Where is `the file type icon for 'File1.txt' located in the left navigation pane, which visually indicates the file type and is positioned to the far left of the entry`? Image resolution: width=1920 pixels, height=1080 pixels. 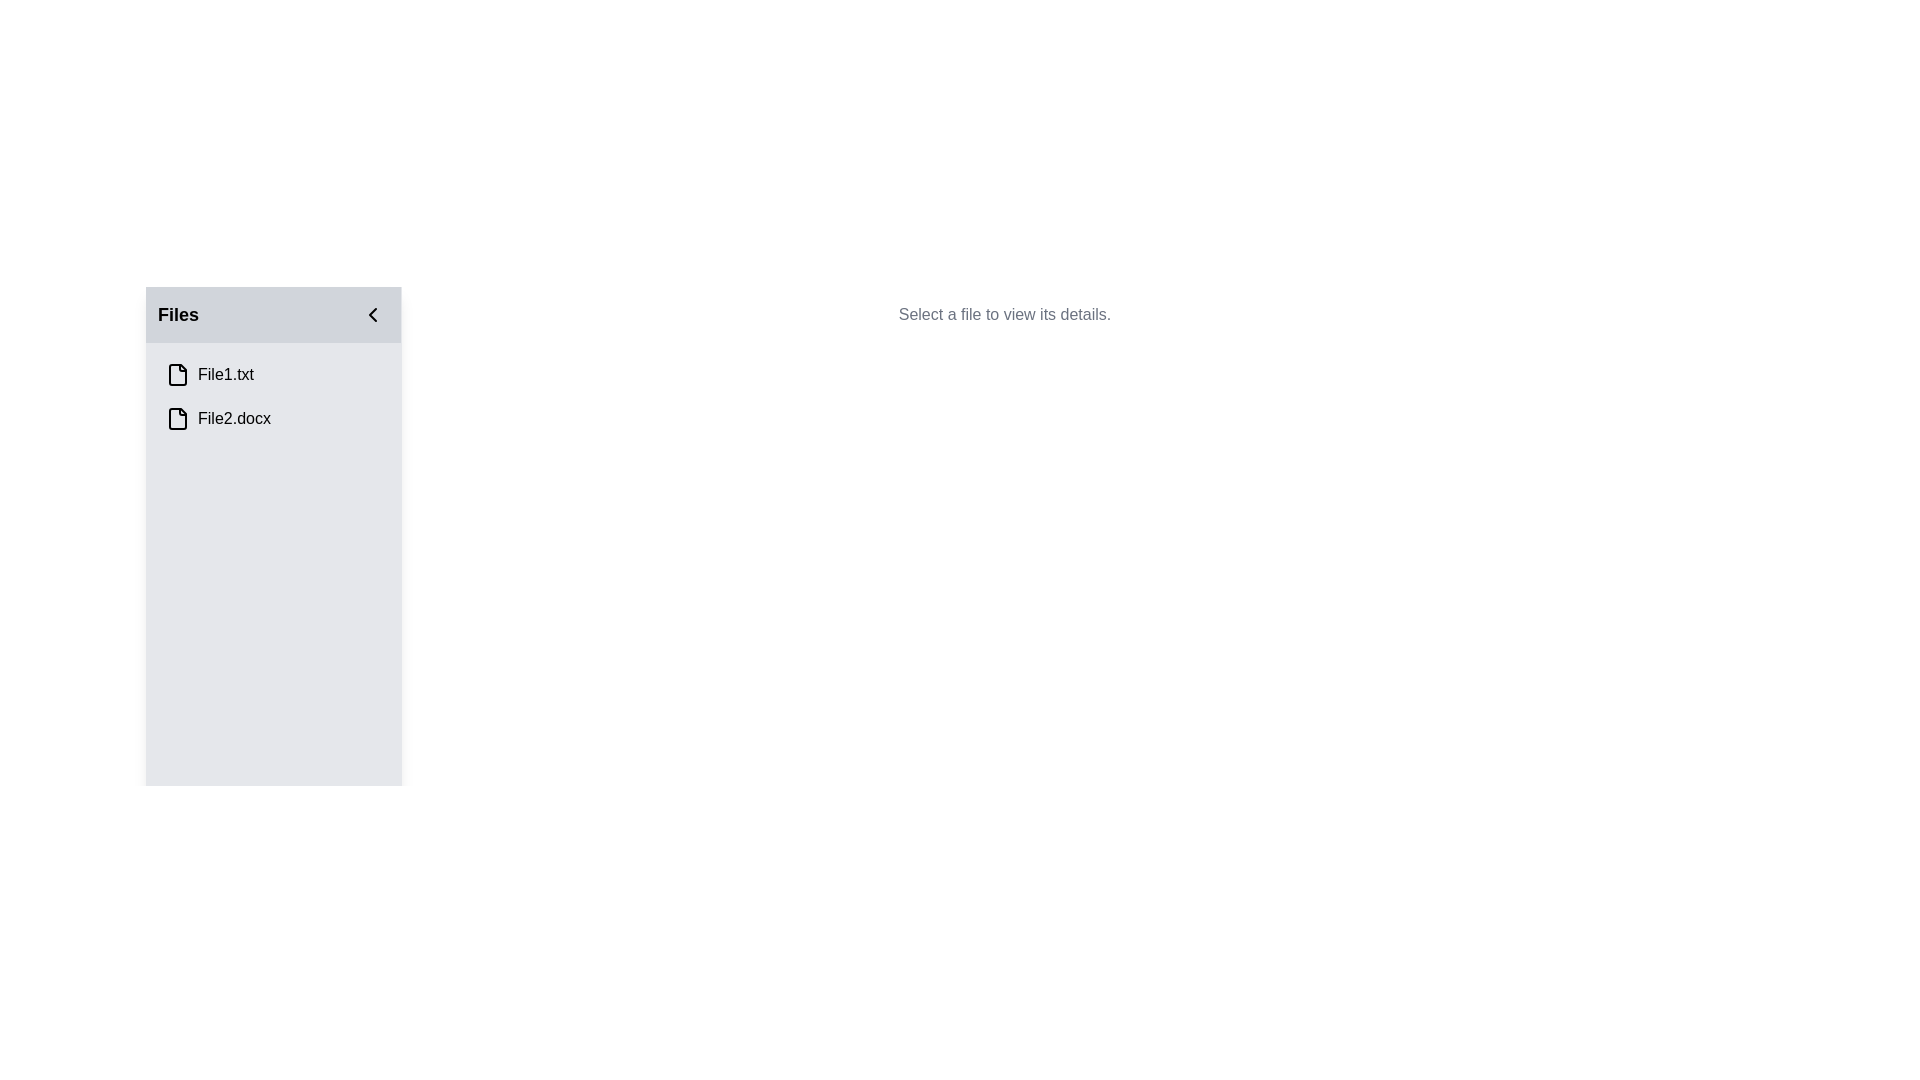 the file type icon for 'File1.txt' located in the left navigation pane, which visually indicates the file type and is positioned to the far left of the entry is located at coordinates (177, 374).